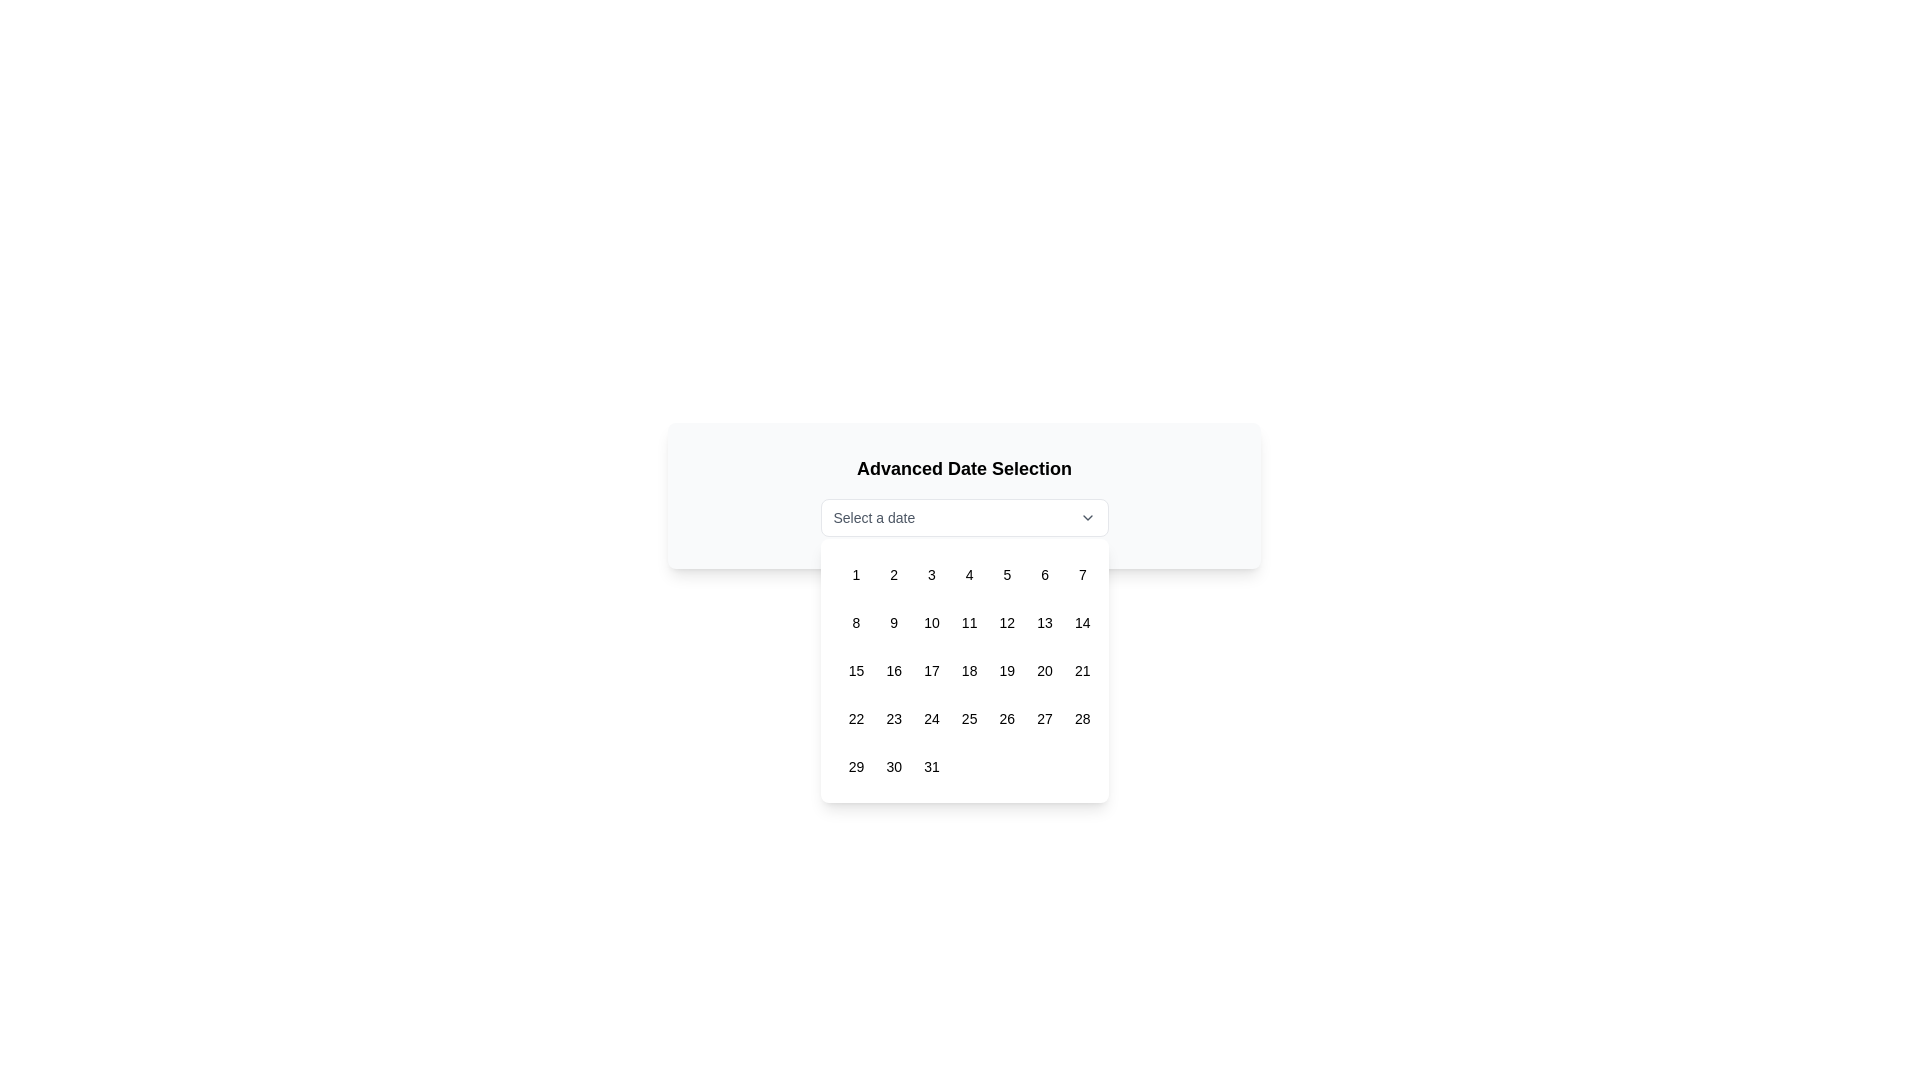  Describe the element at coordinates (856, 717) in the screenshot. I see `the circular button displaying the number '22' for selection confirmation` at that location.